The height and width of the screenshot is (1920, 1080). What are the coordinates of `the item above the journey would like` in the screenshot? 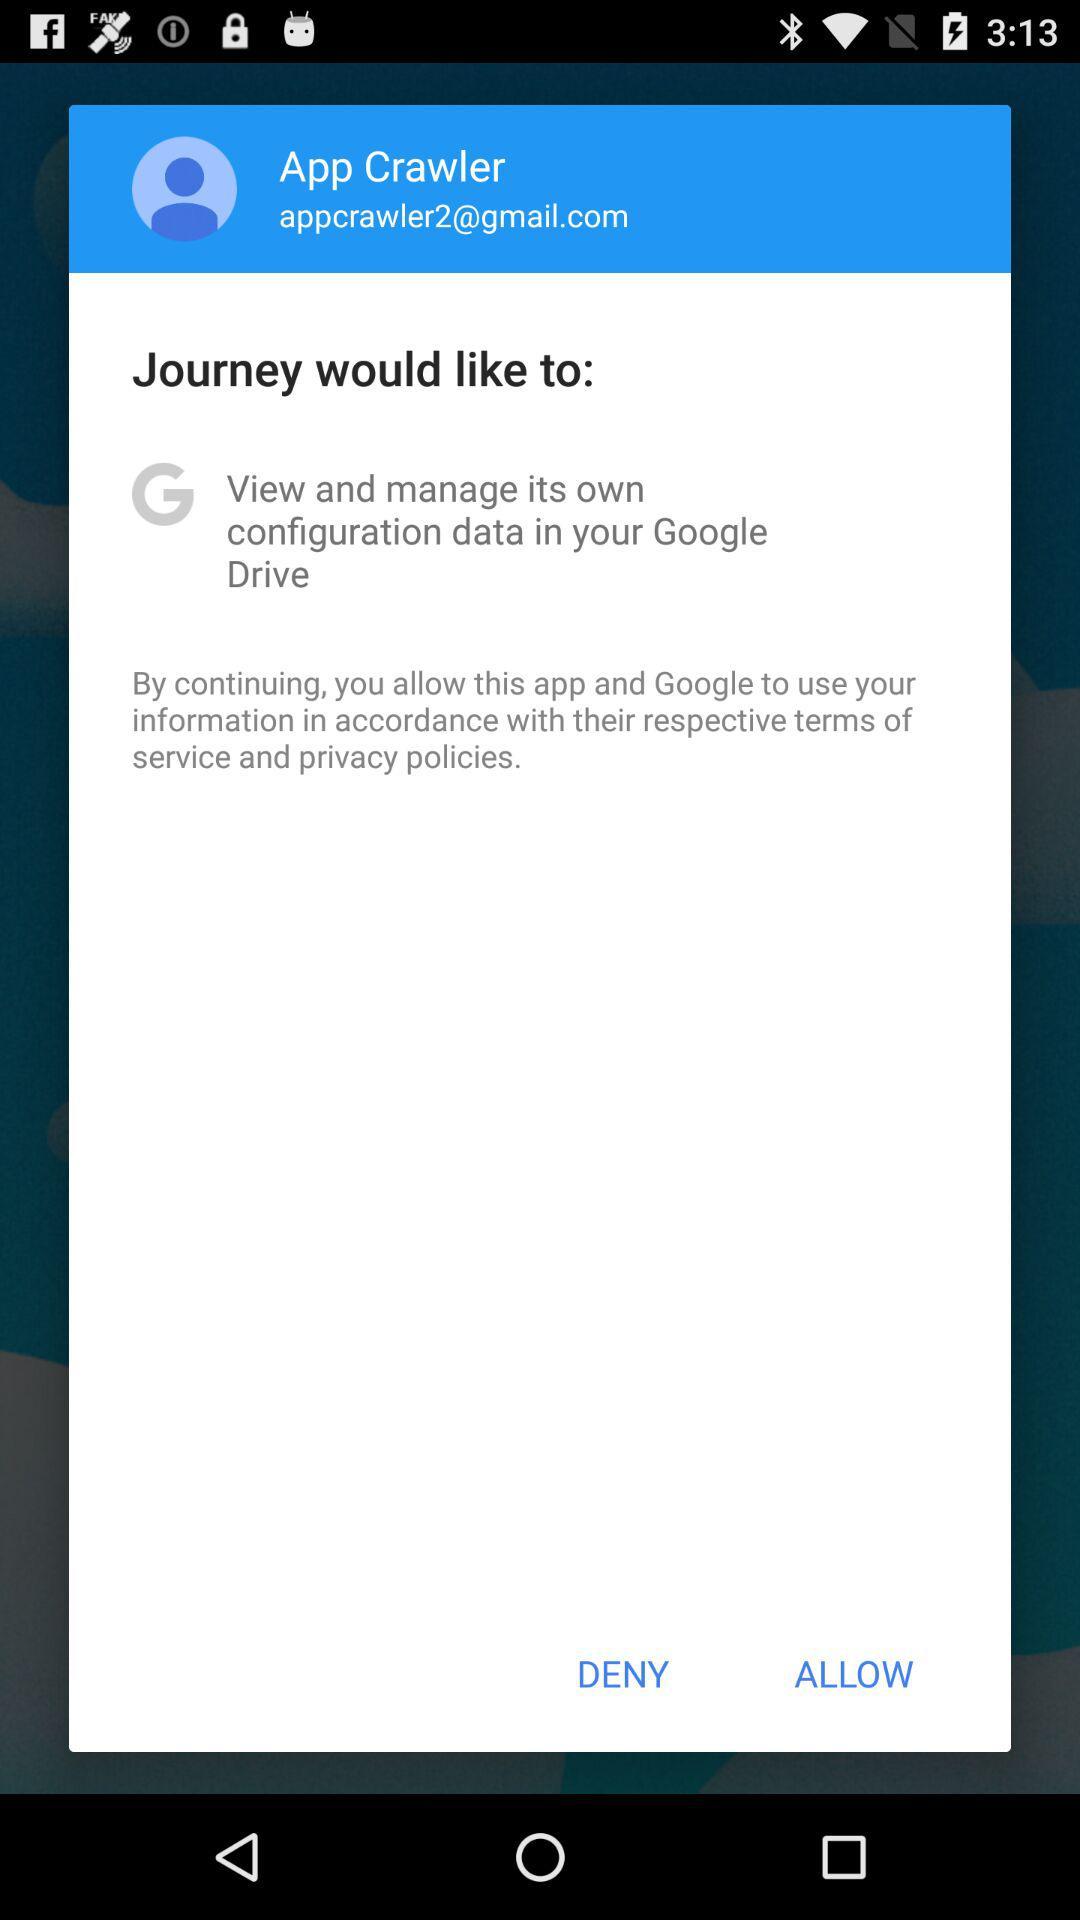 It's located at (184, 188).